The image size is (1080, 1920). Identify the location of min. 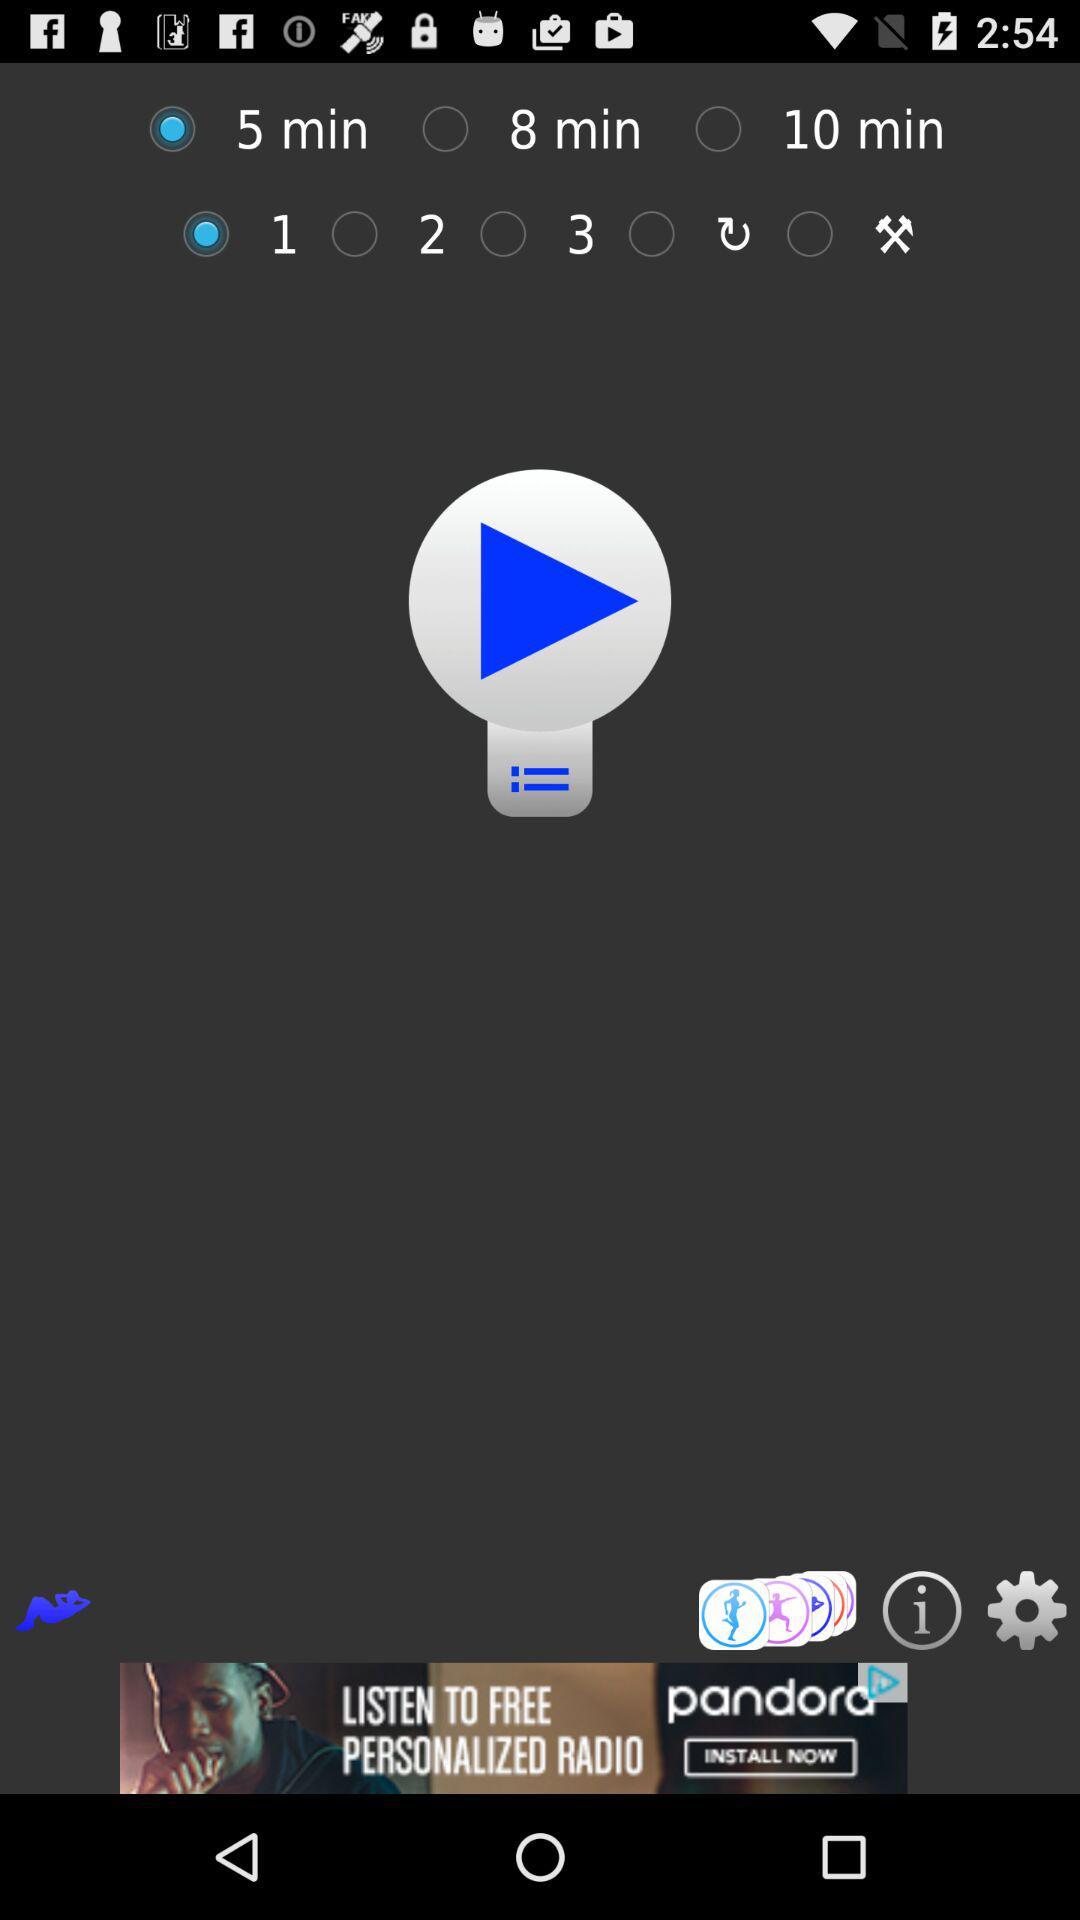
(662, 234).